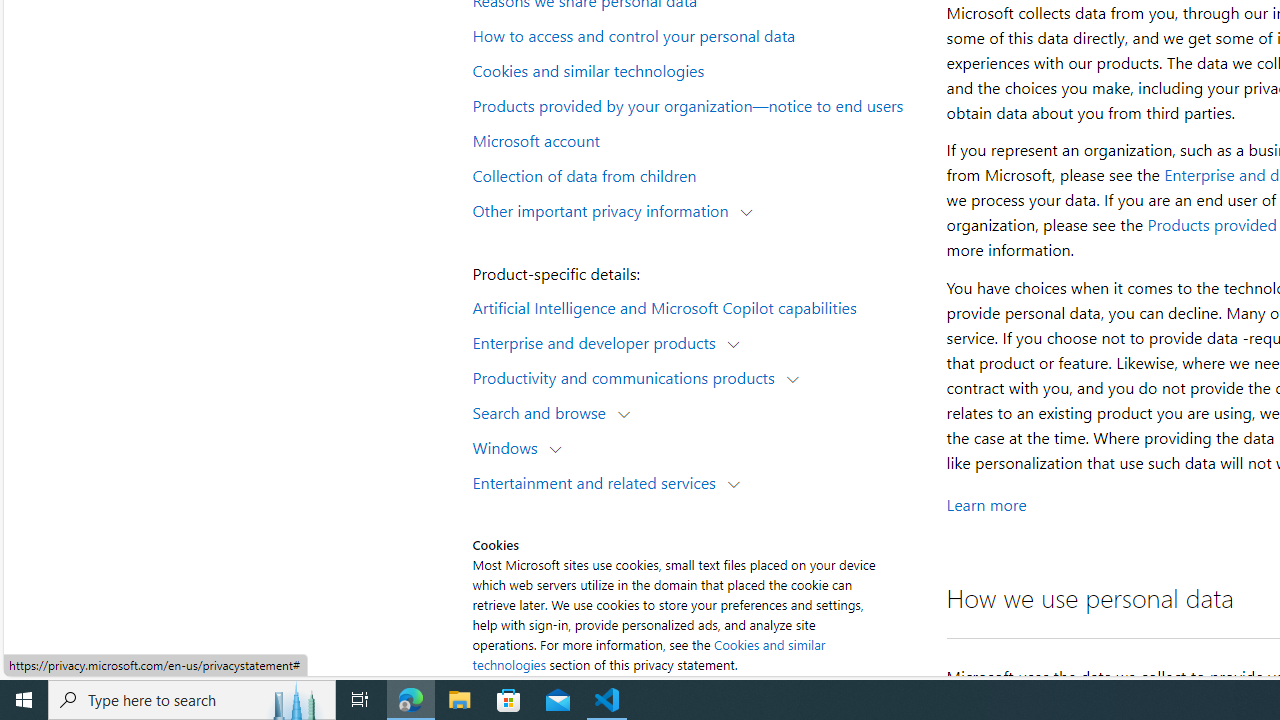 This screenshot has height=720, width=1280. Describe the element at coordinates (696, 173) in the screenshot. I see `'Collection of data from children'` at that location.